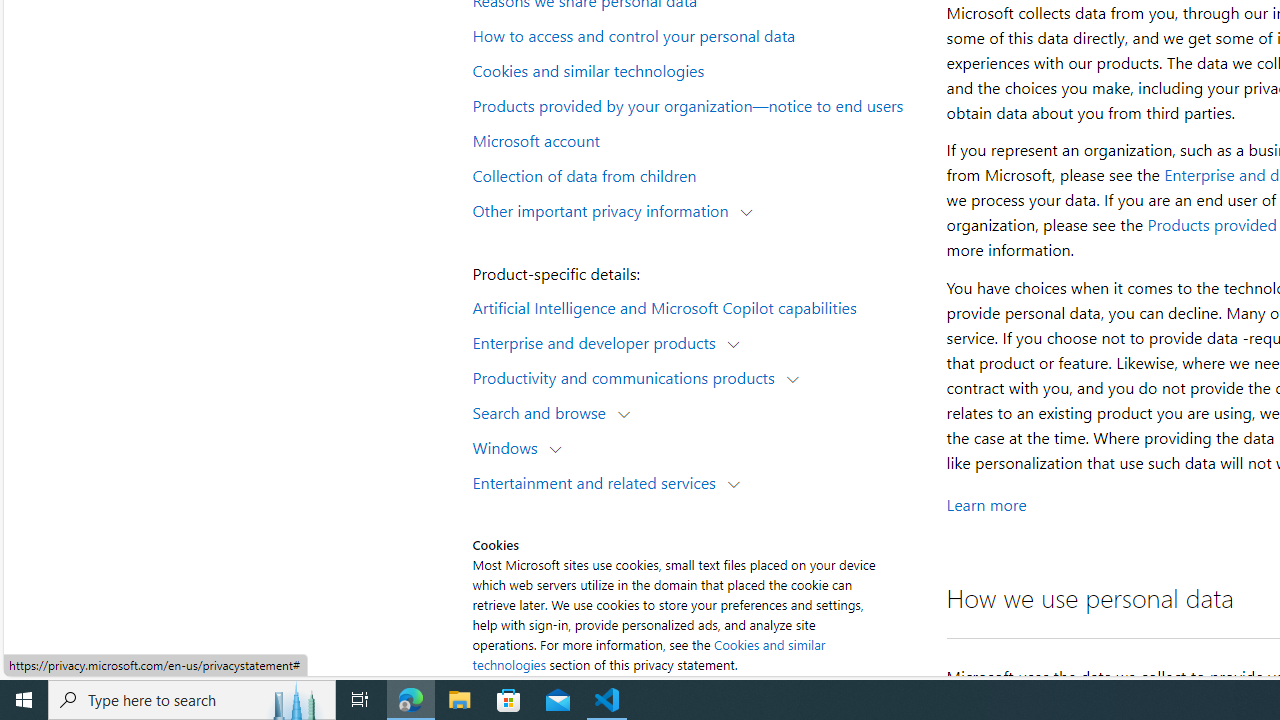 This screenshot has height=720, width=1280. Describe the element at coordinates (696, 173) in the screenshot. I see `'Collection of data from children'` at that location.